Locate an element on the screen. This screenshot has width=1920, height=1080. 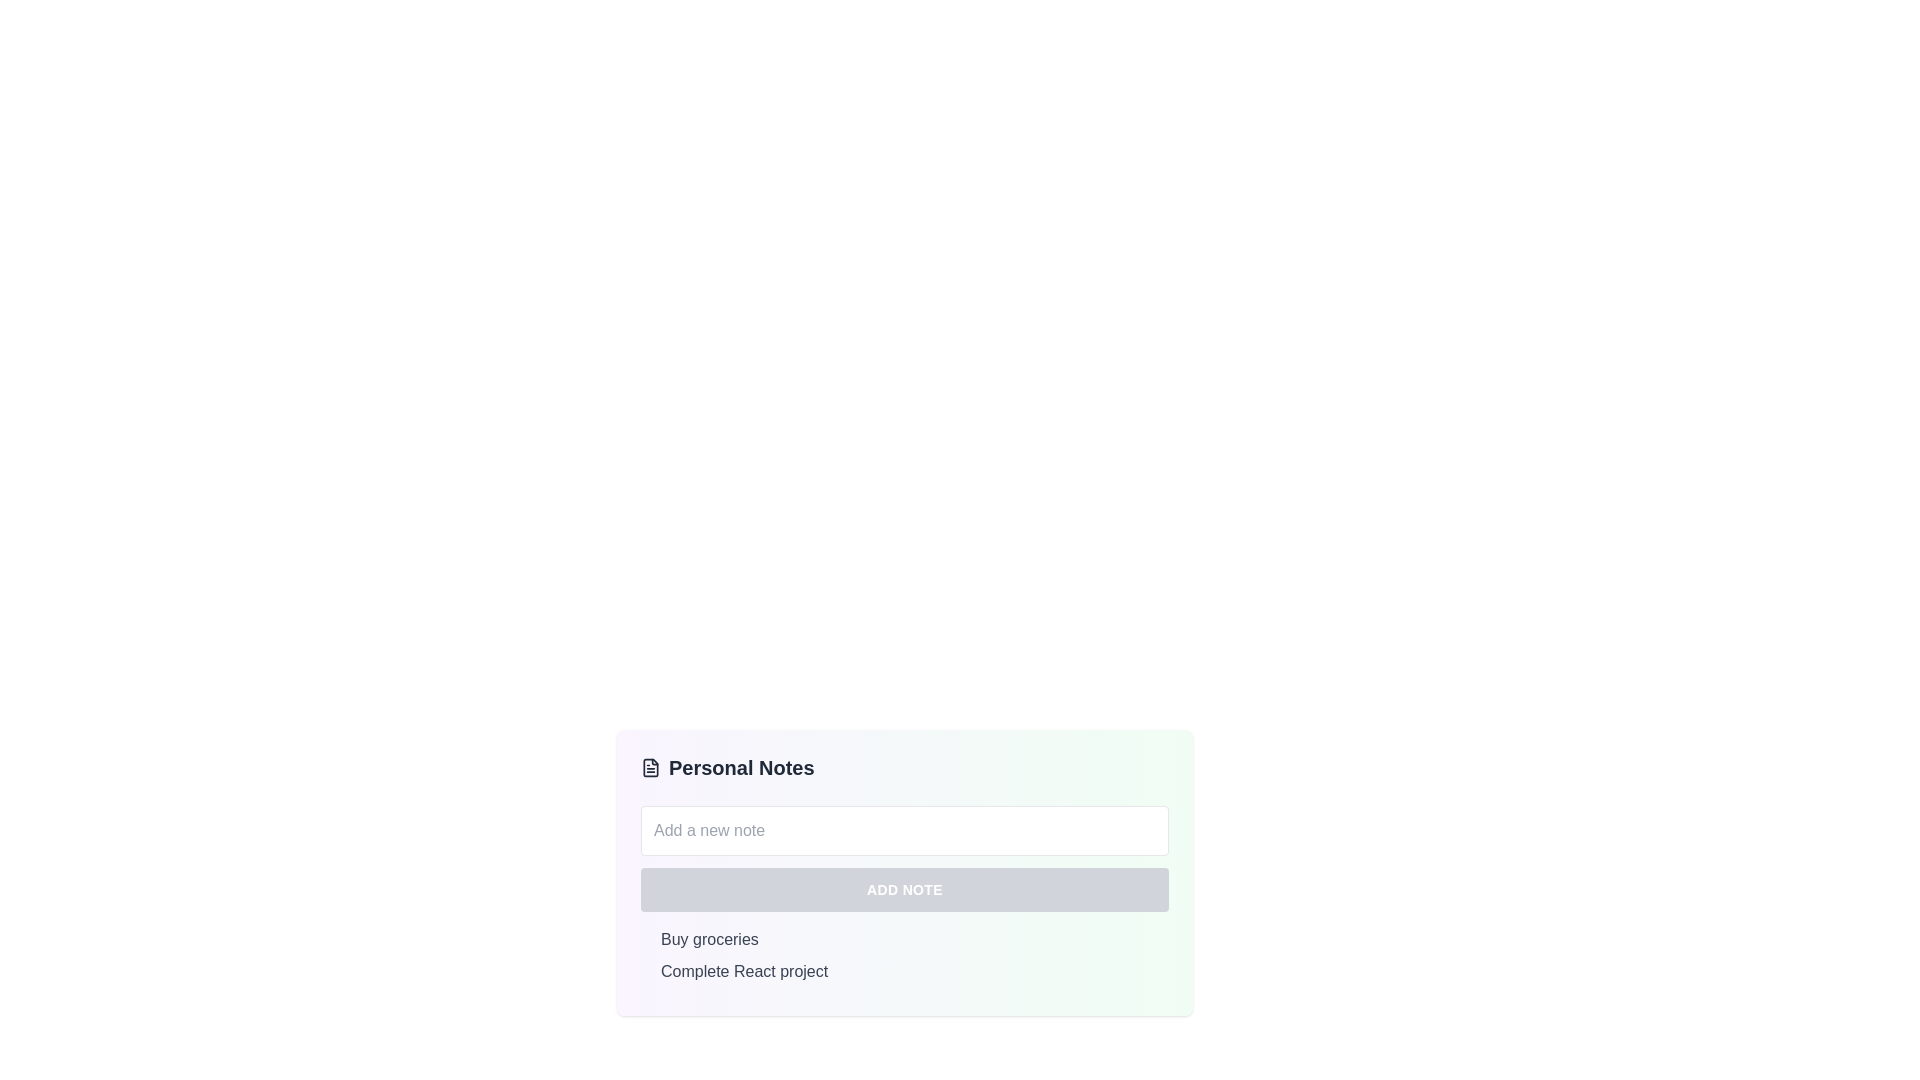
the 'Add Note' button within the 'Personal Notes' note-taking widget is located at coordinates (904, 871).